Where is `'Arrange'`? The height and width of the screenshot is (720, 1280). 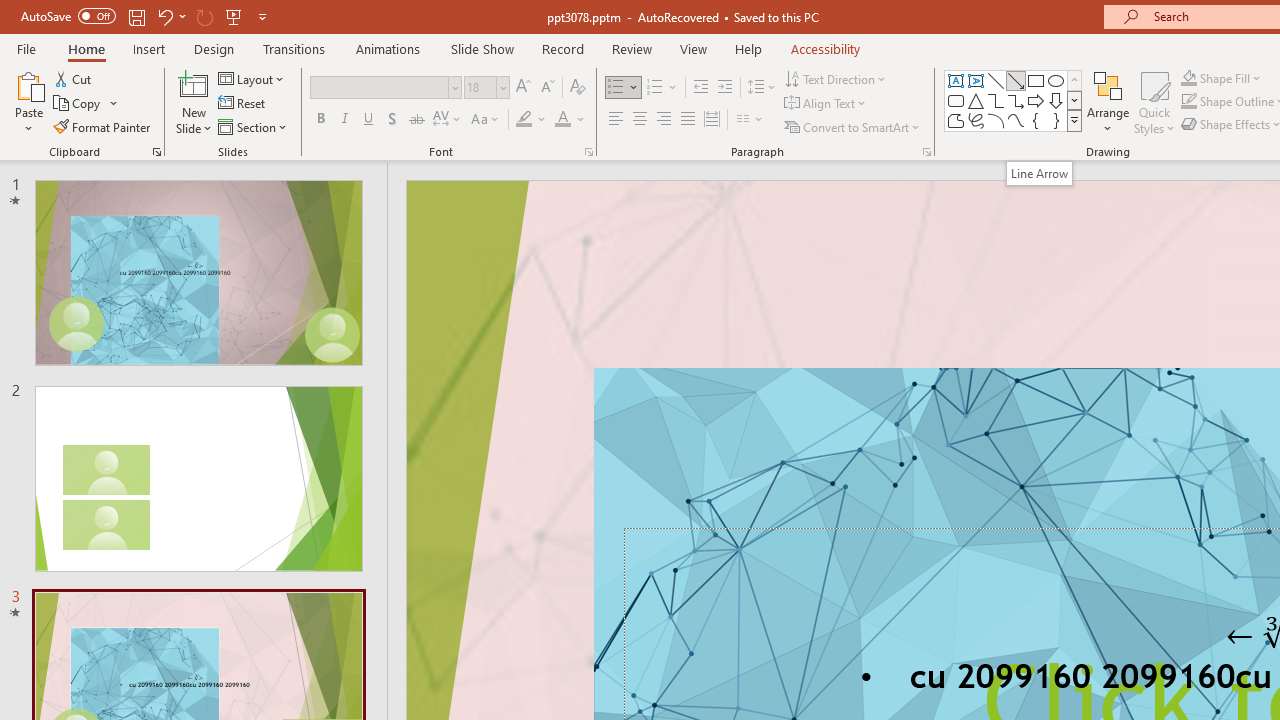
'Arrange' is located at coordinates (1107, 103).